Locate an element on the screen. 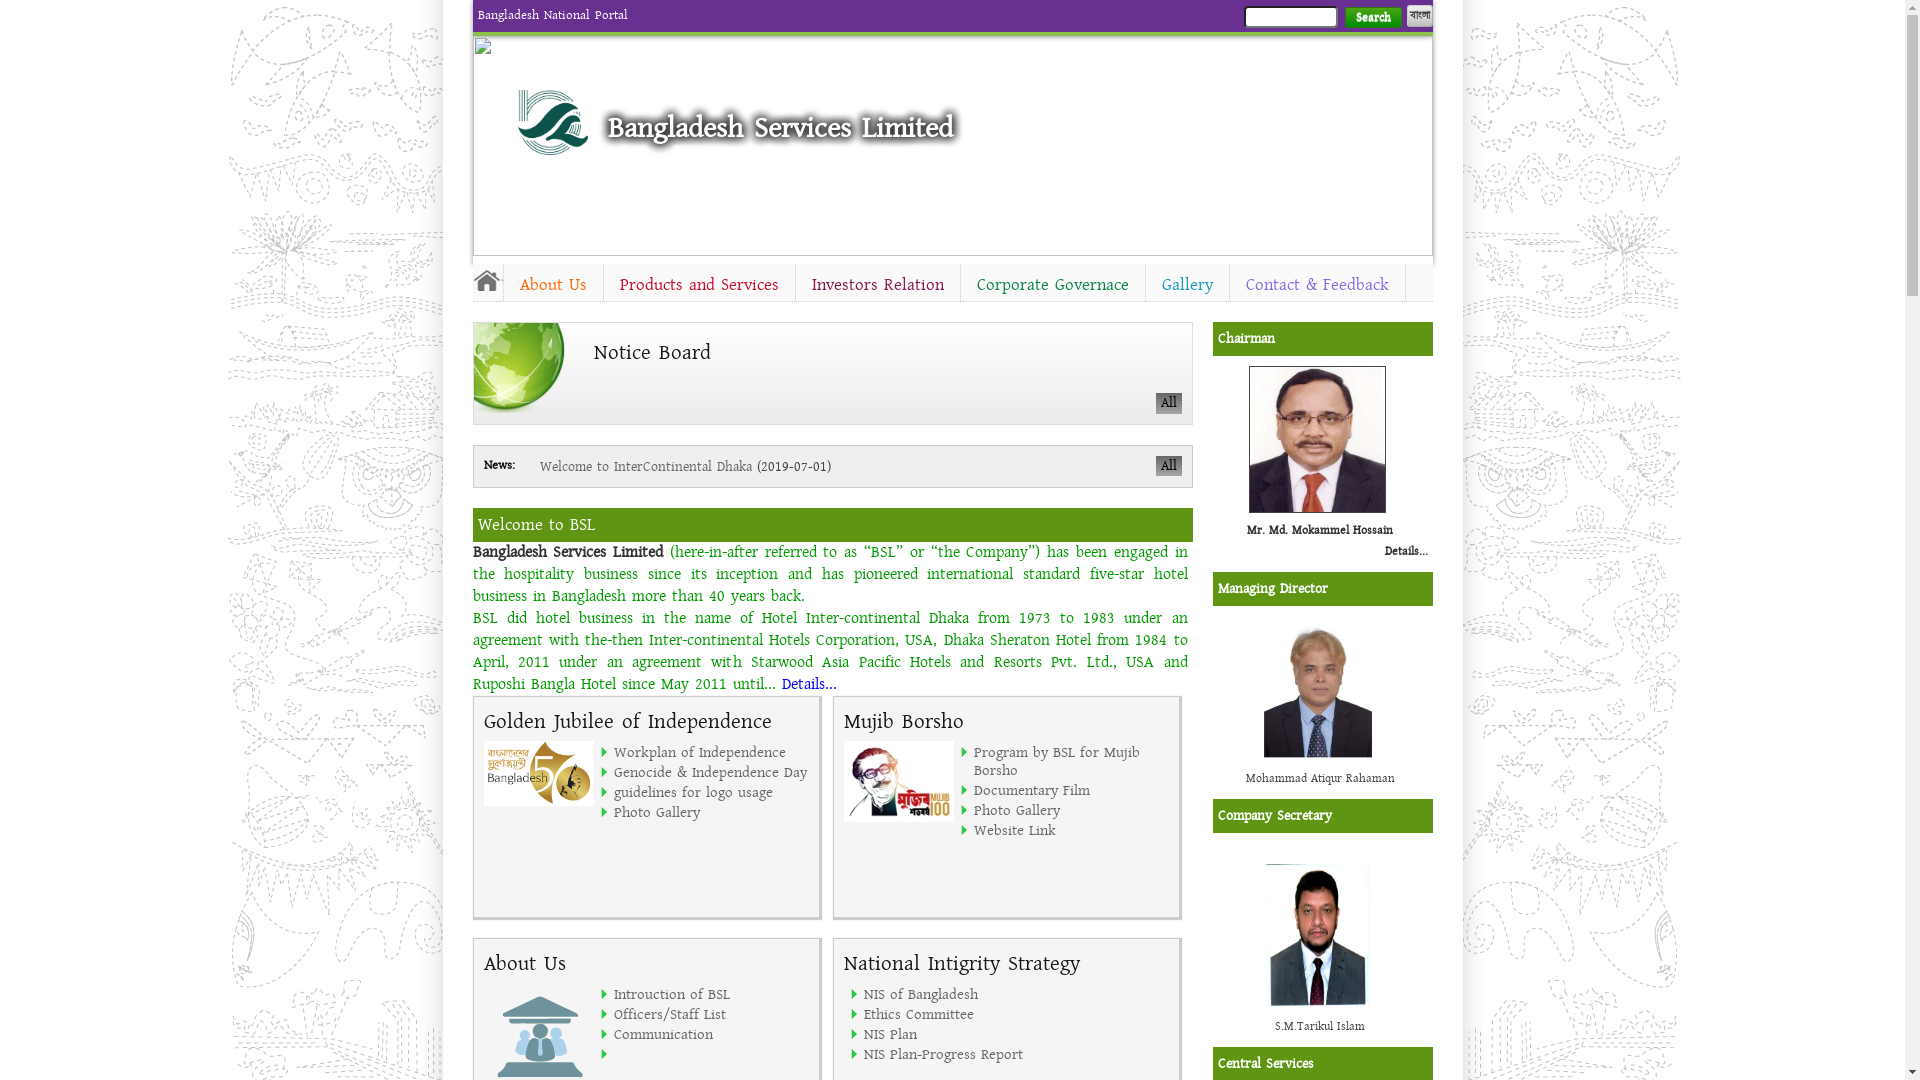 Image resolution: width=1920 pixels, height=1080 pixels. 'Documentary Film' is located at coordinates (1070, 789).